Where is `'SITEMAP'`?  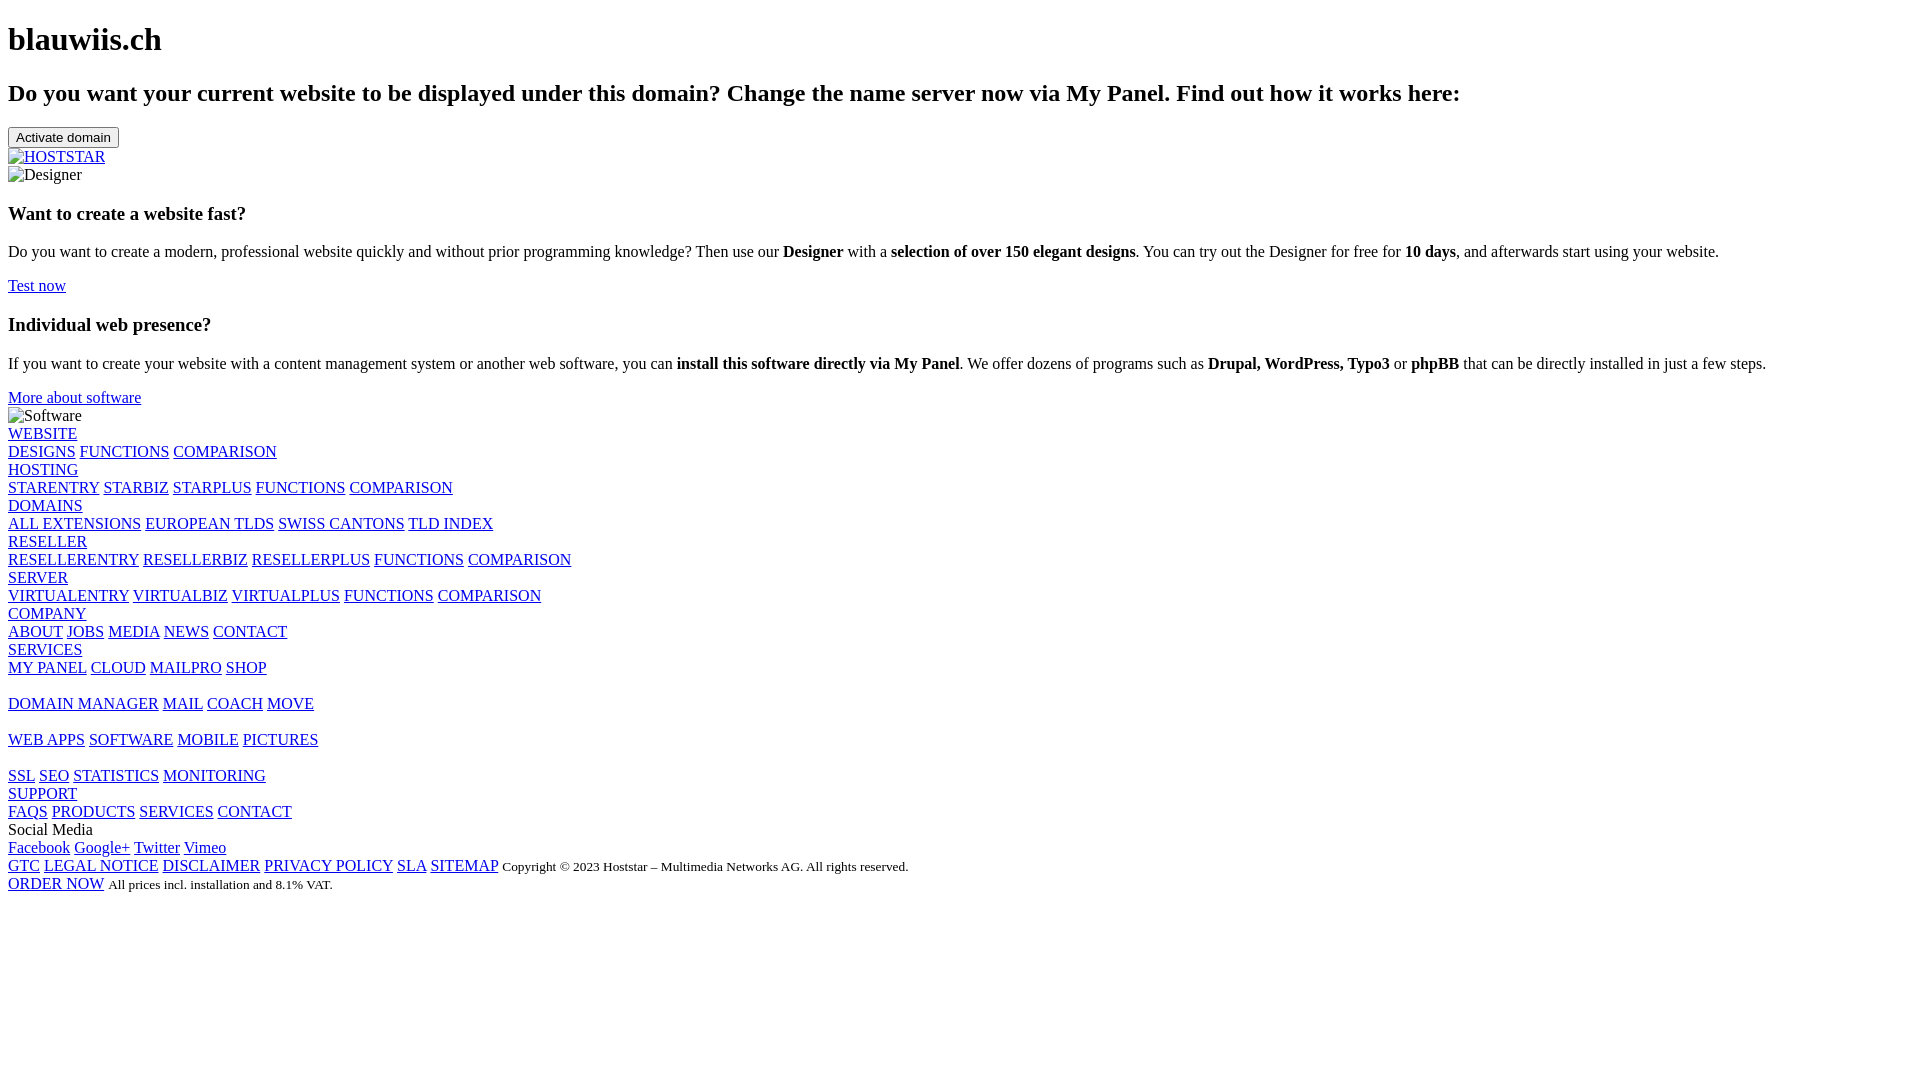
'SITEMAP' is located at coordinates (463, 864).